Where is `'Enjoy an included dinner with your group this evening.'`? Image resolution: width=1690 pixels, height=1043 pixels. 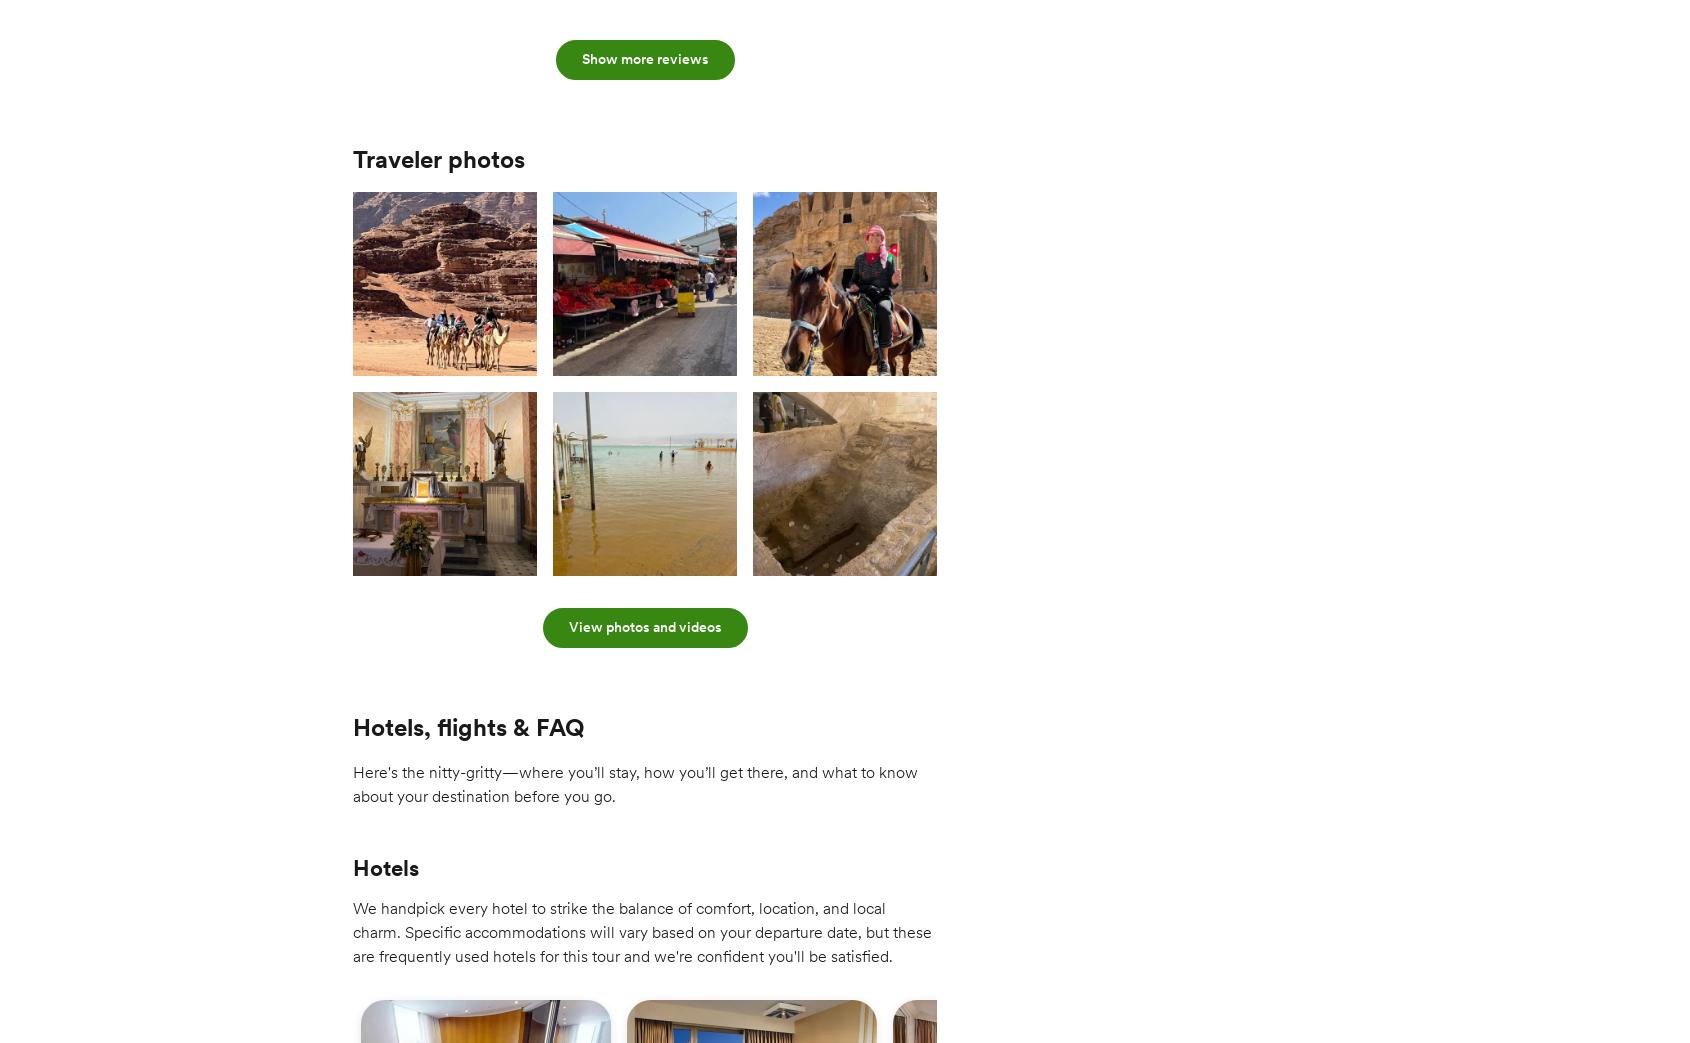
'Enjoy an included dinner with your group this evening.' is located at coordinates (352, 332).